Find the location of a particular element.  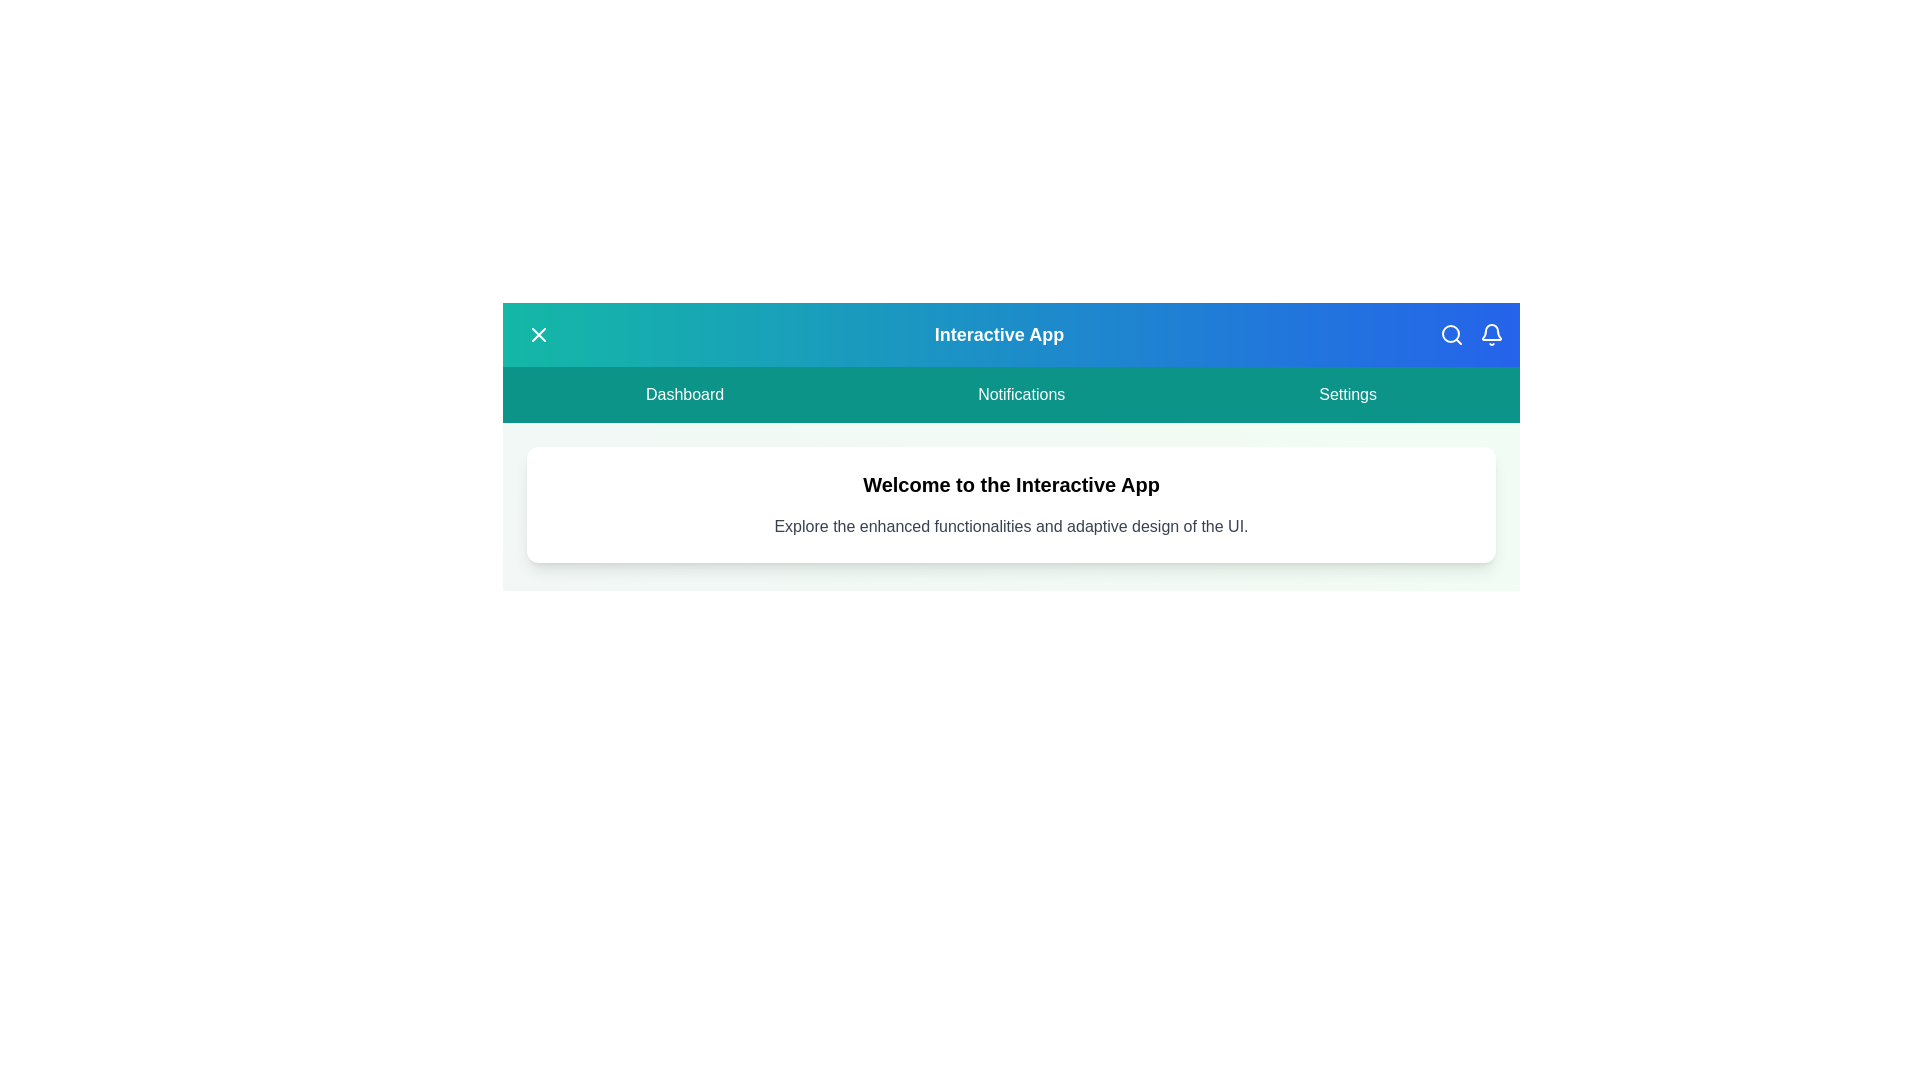

the 'Settings' link in the navigation bar is located at coordinates (1348, 394).